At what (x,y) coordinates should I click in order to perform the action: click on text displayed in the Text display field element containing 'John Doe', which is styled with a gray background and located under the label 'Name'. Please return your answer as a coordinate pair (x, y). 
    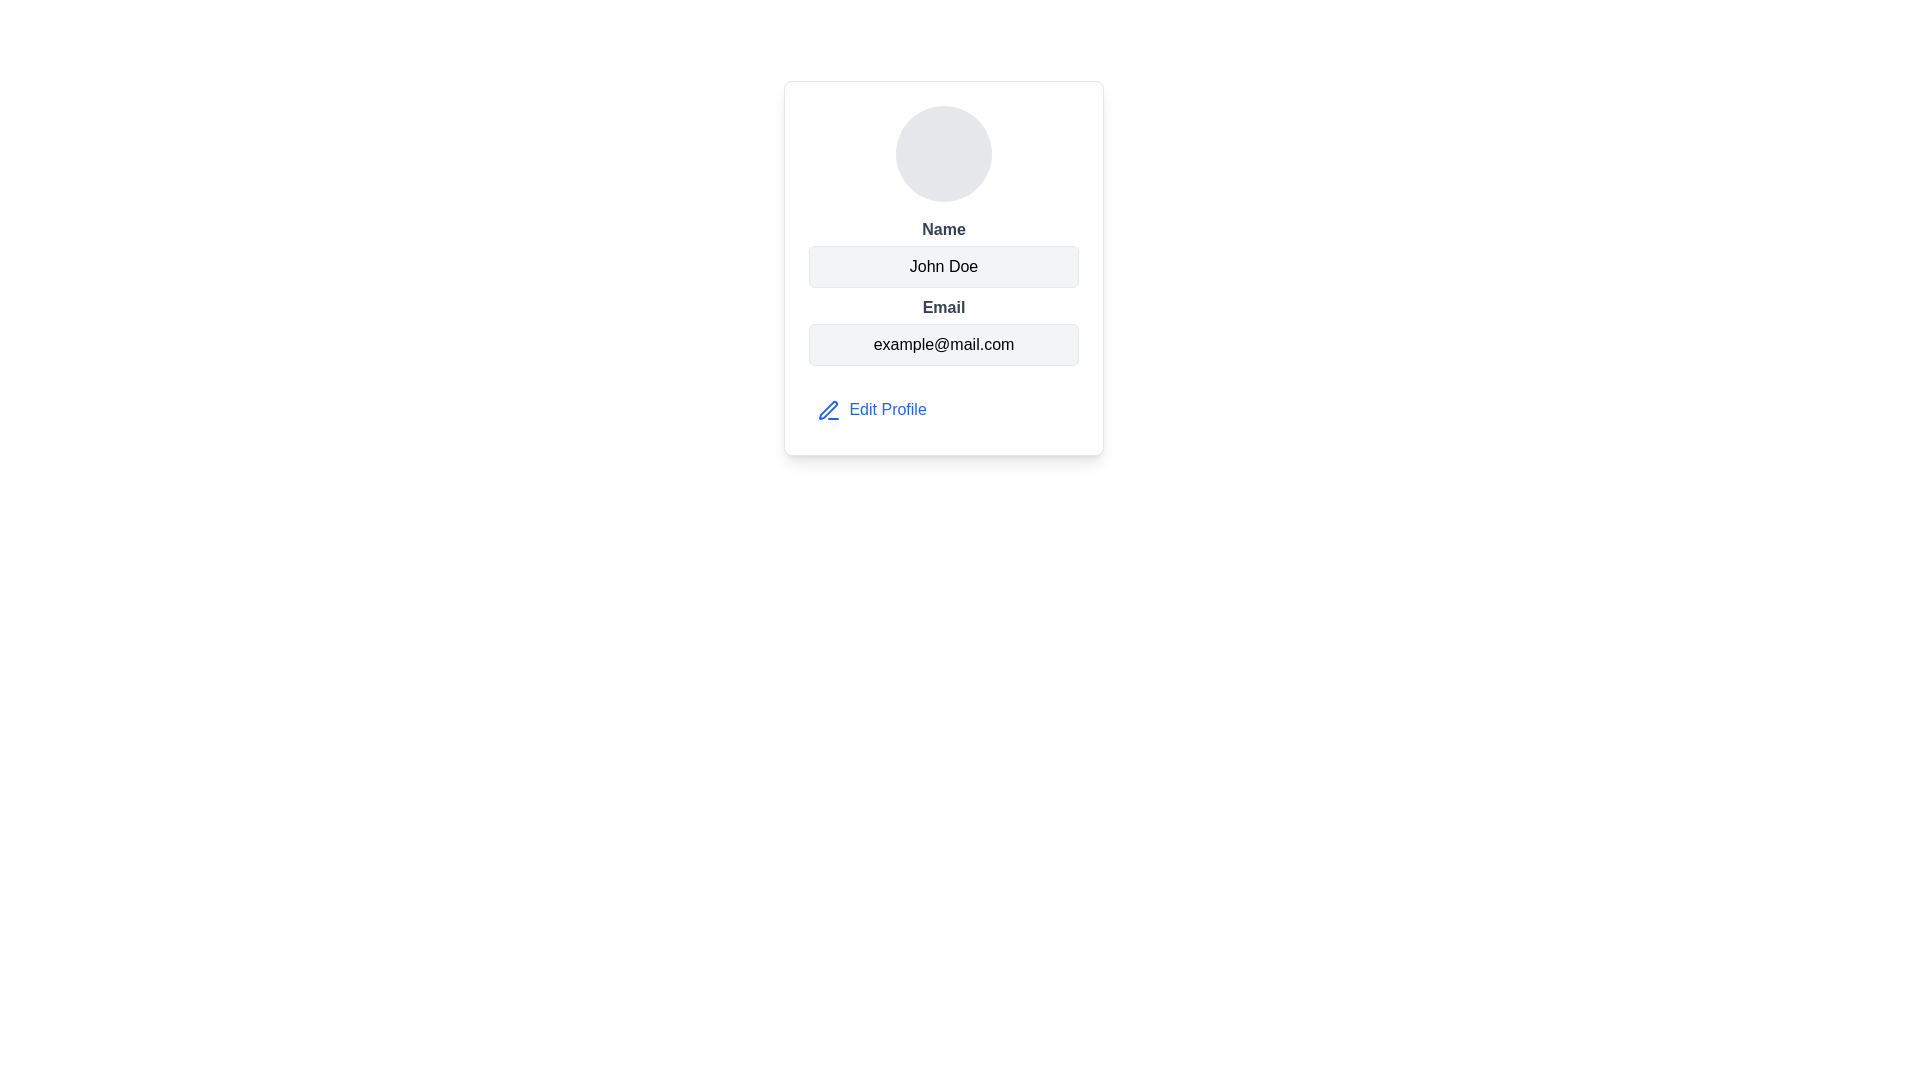
    Looking at the image, I should click on (943, 265).